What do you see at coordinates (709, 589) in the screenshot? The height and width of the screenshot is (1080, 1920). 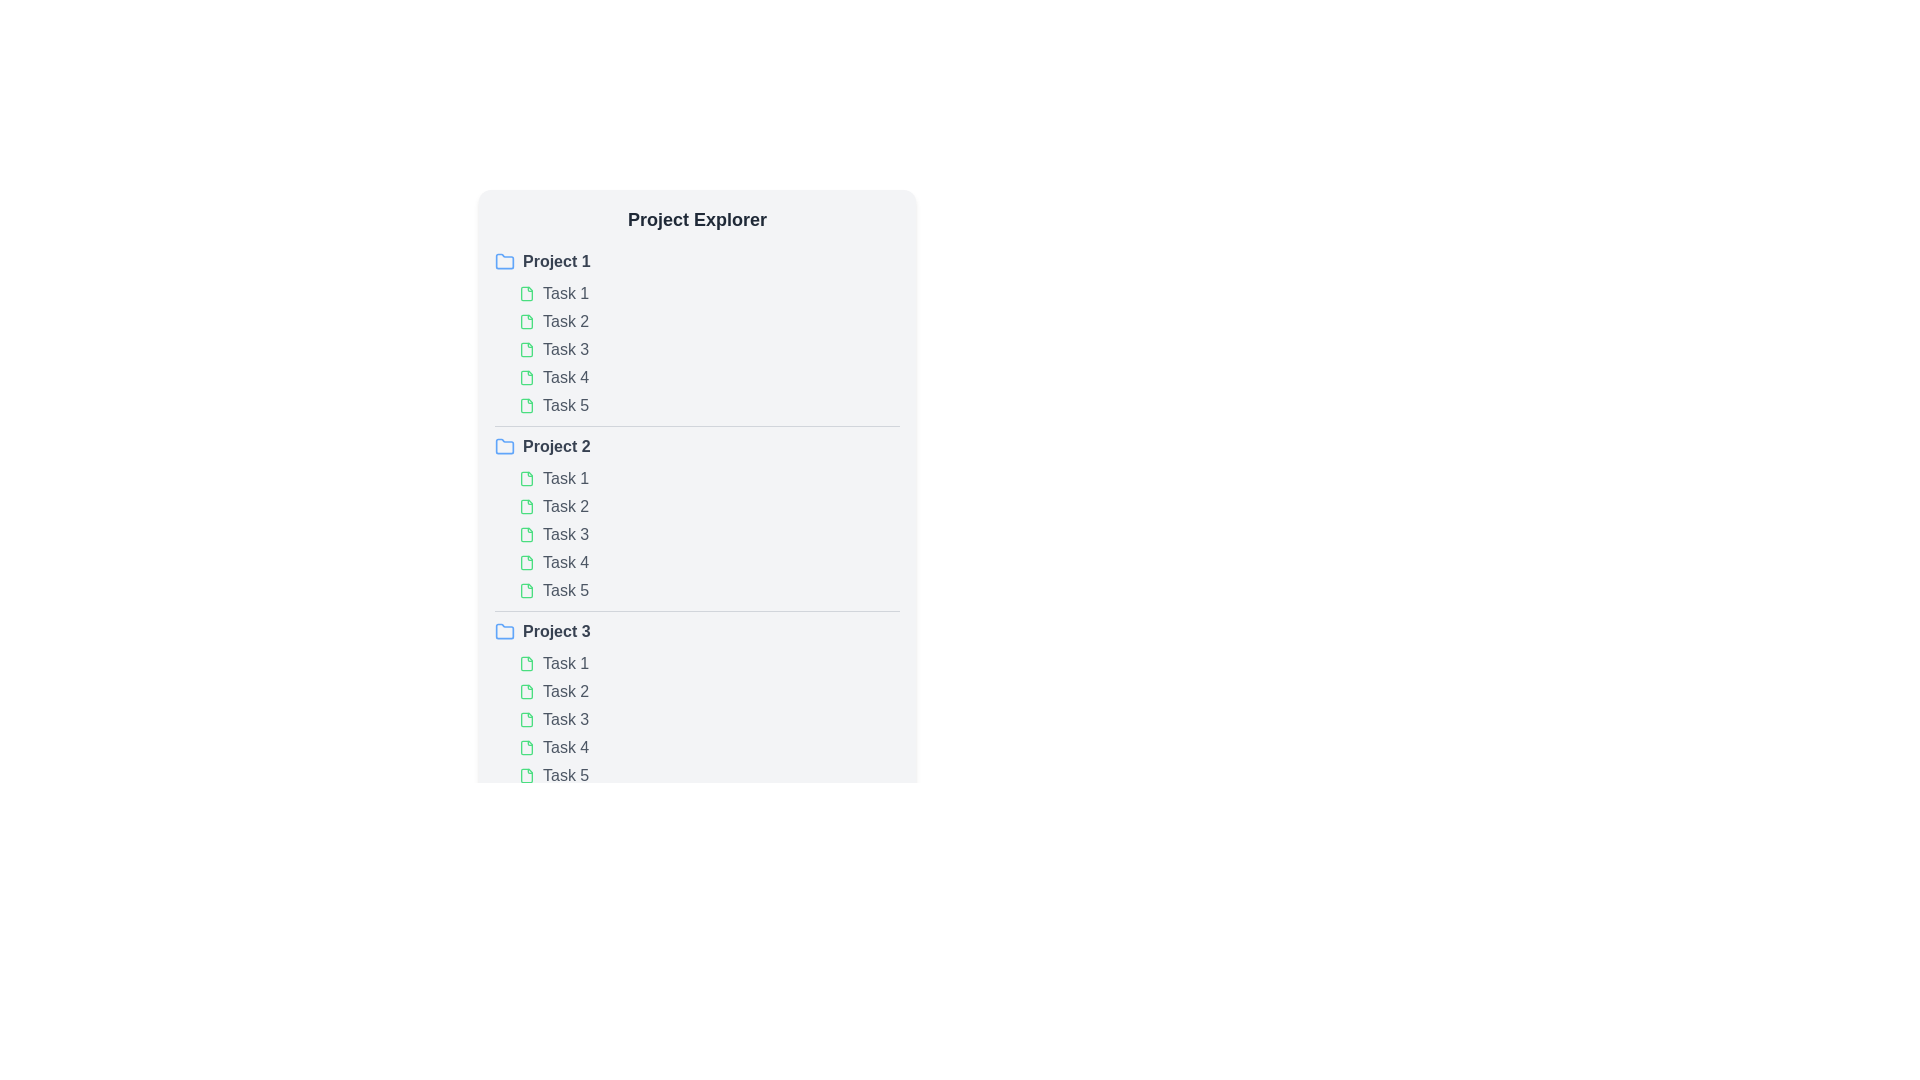 I see `the list item element representing 'Task 5' under 'Project 2'` at bounding box center [709, 589].